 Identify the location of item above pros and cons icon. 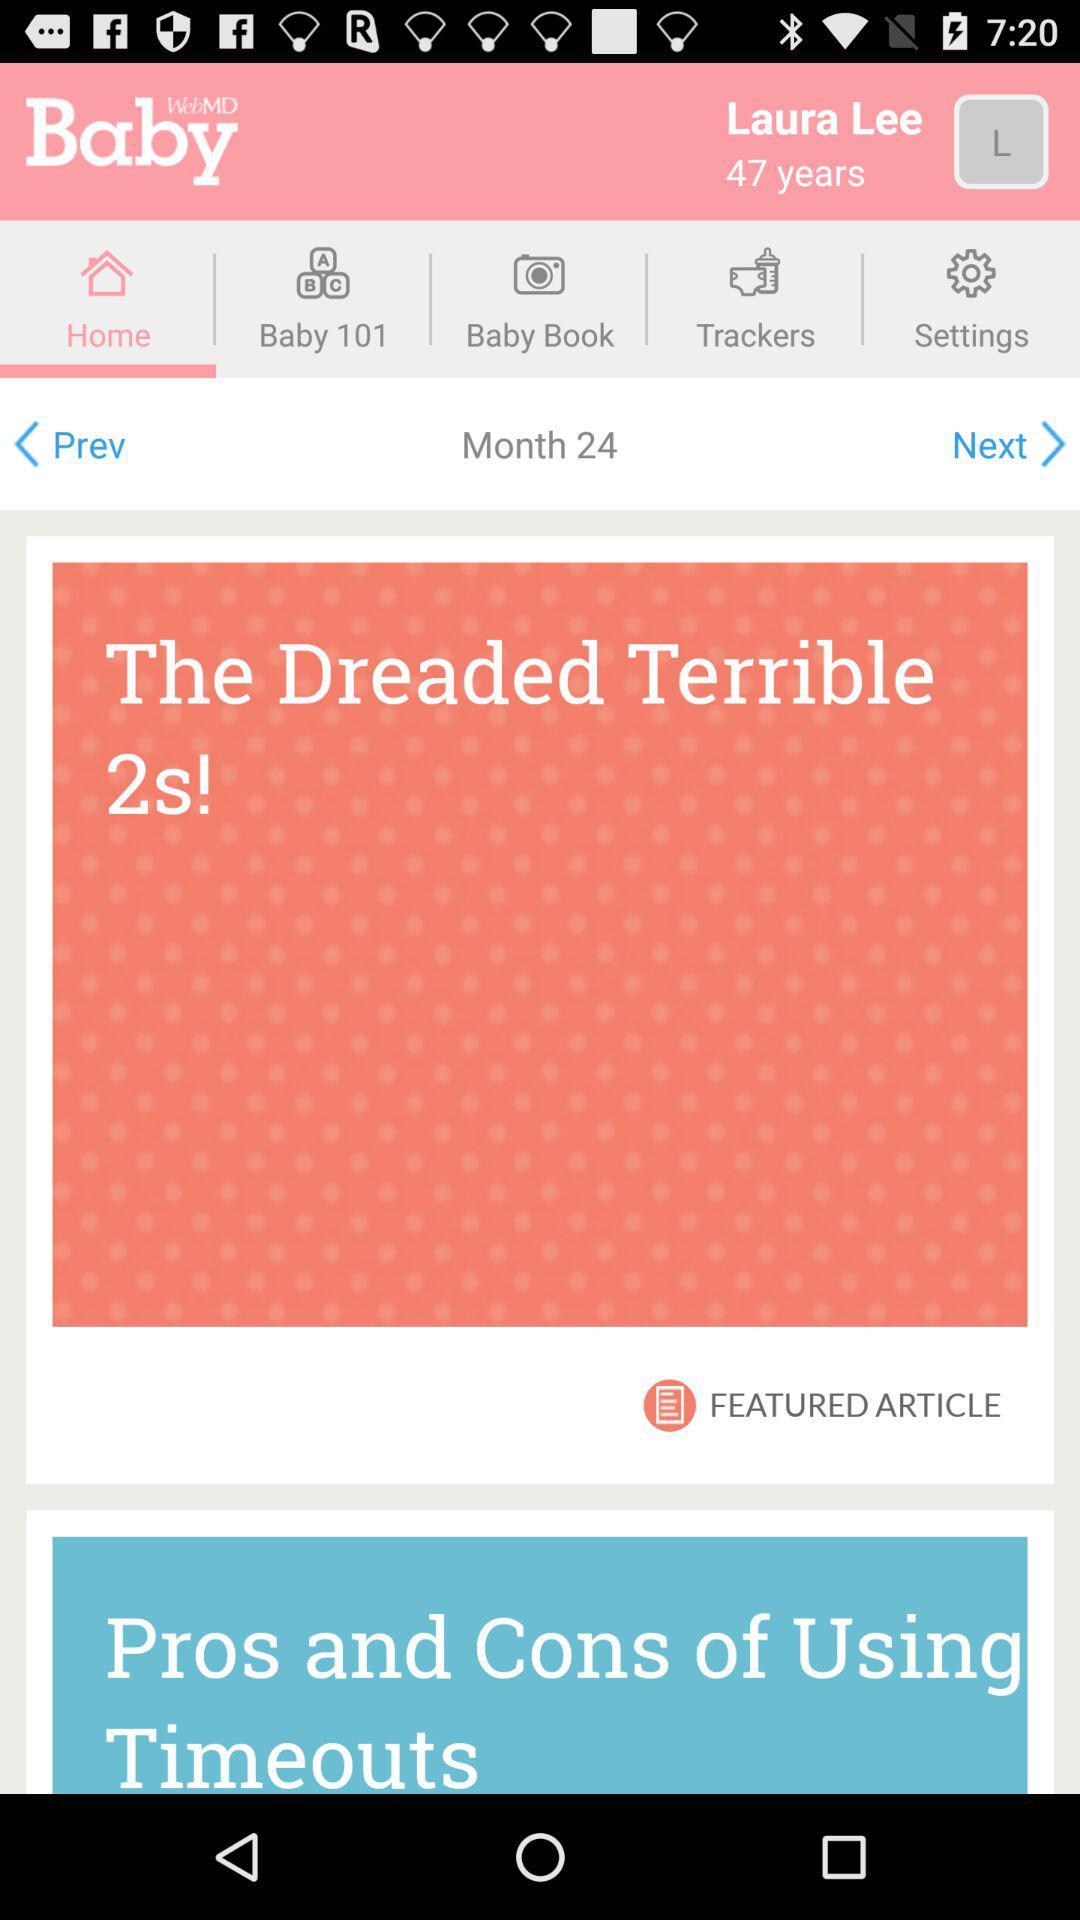
(671, 1404).